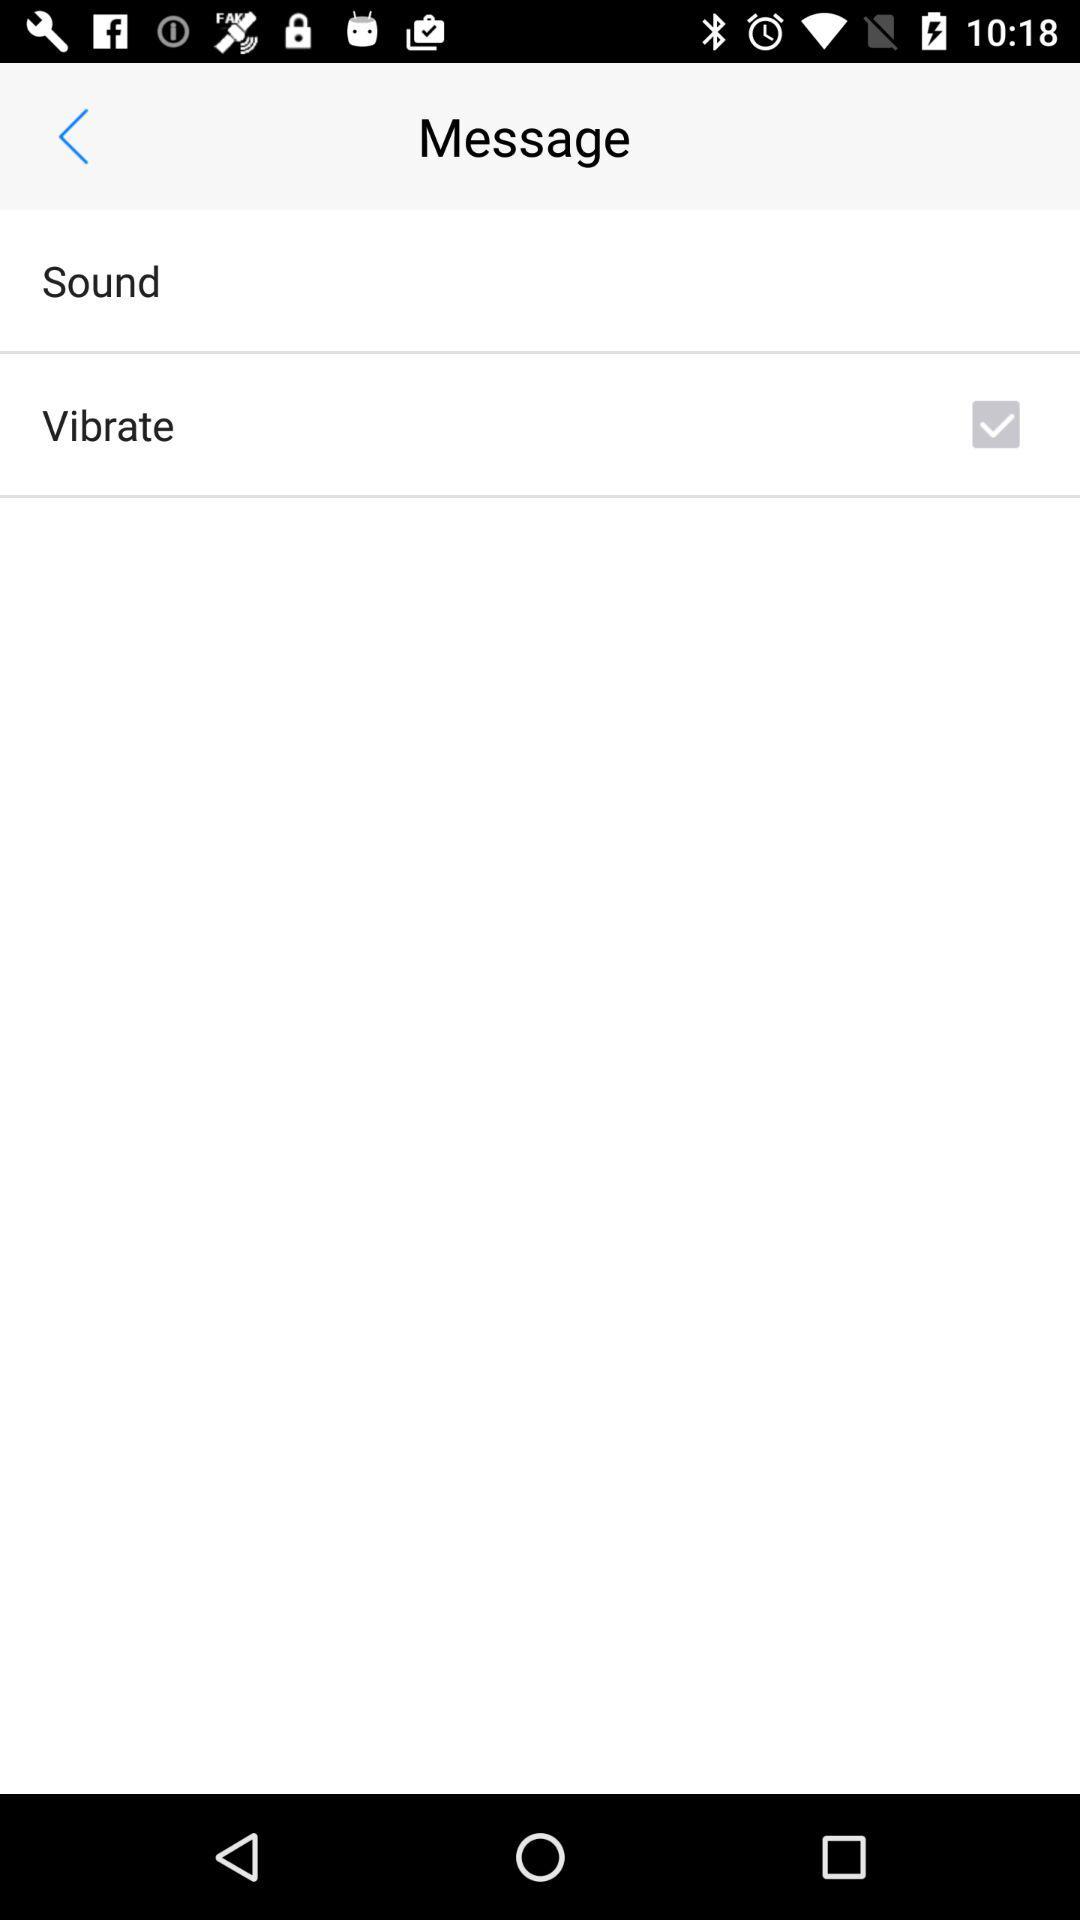 The height and width of the screenshot is (1920, 1080). What do you see at coordinates (72, 135) in the screenshot?
I see `the icon to the left of message app` at bounding box center [72, 135].